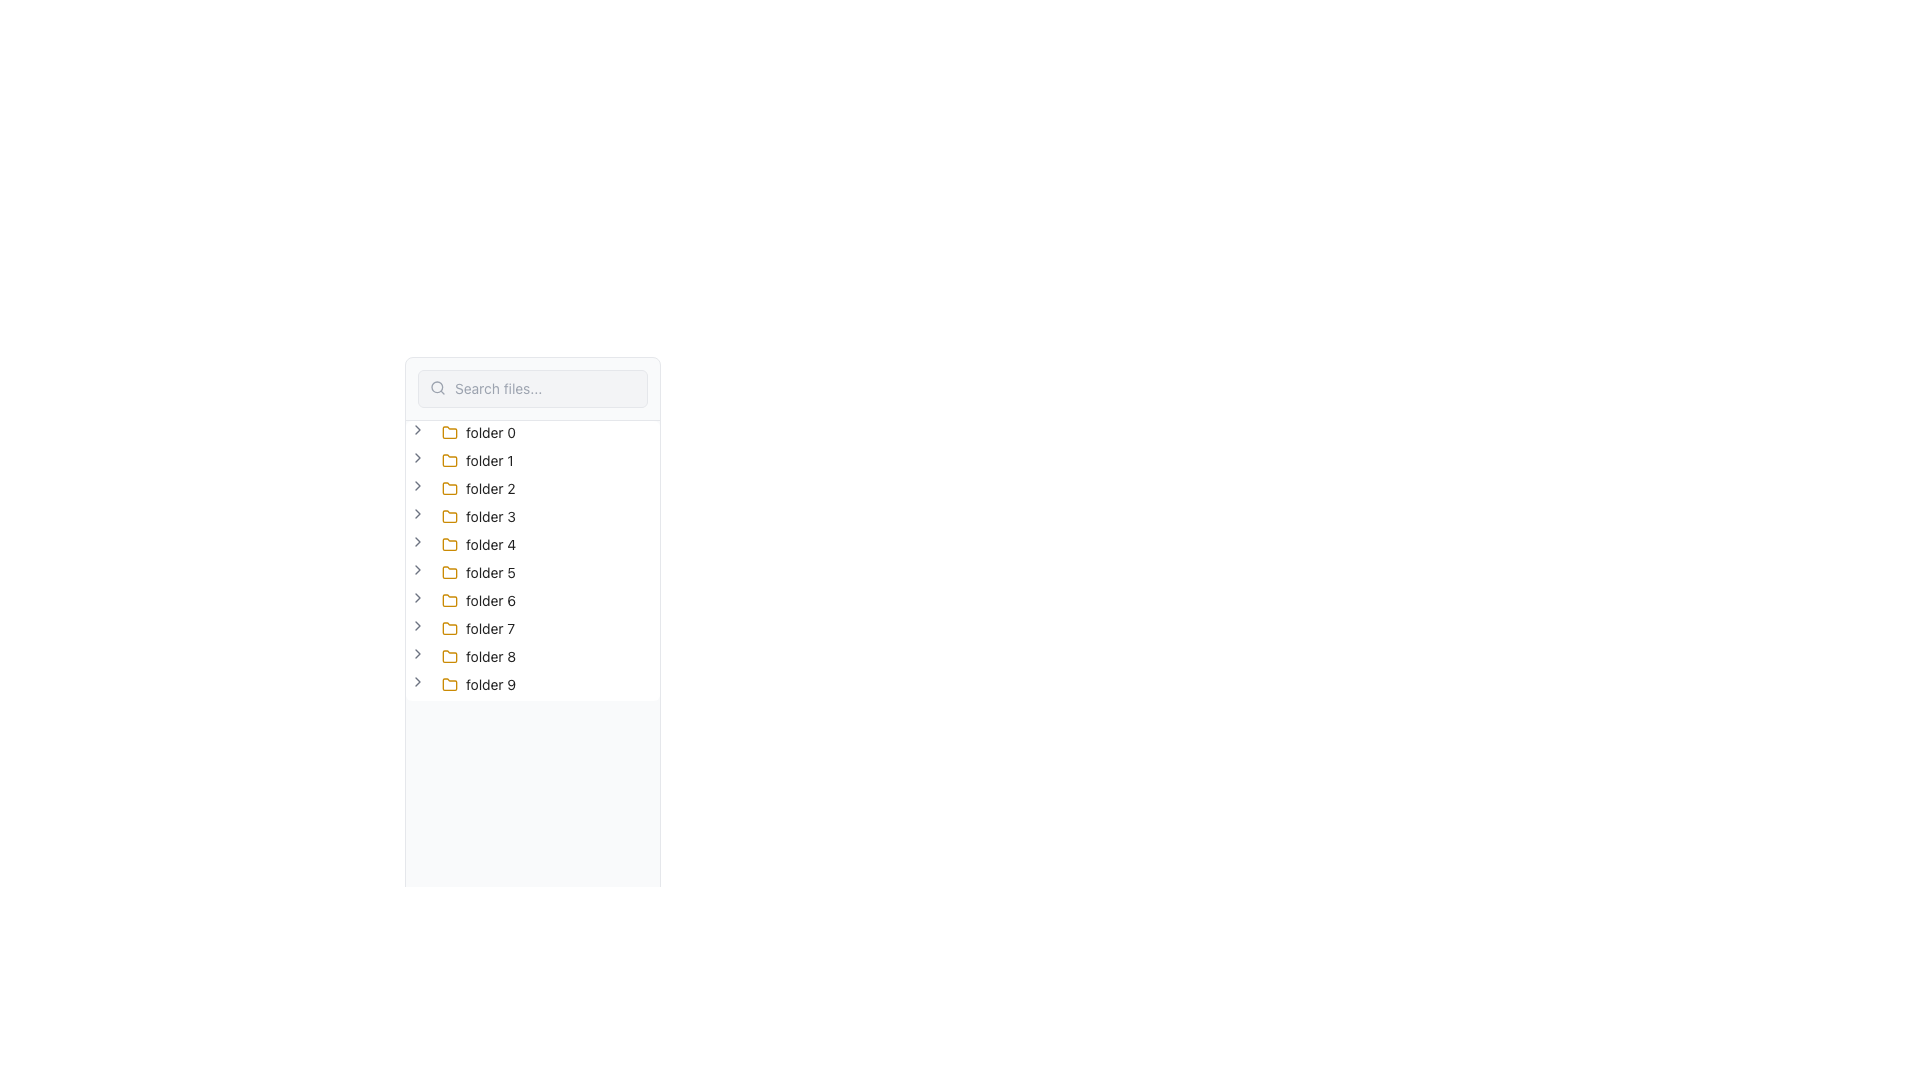 This screenshot has height=1080, width=1920. I want to click on the small yellow outlined folder icon located next to the label 'folder 4' in the vertical list of folders, so click(449, 544).